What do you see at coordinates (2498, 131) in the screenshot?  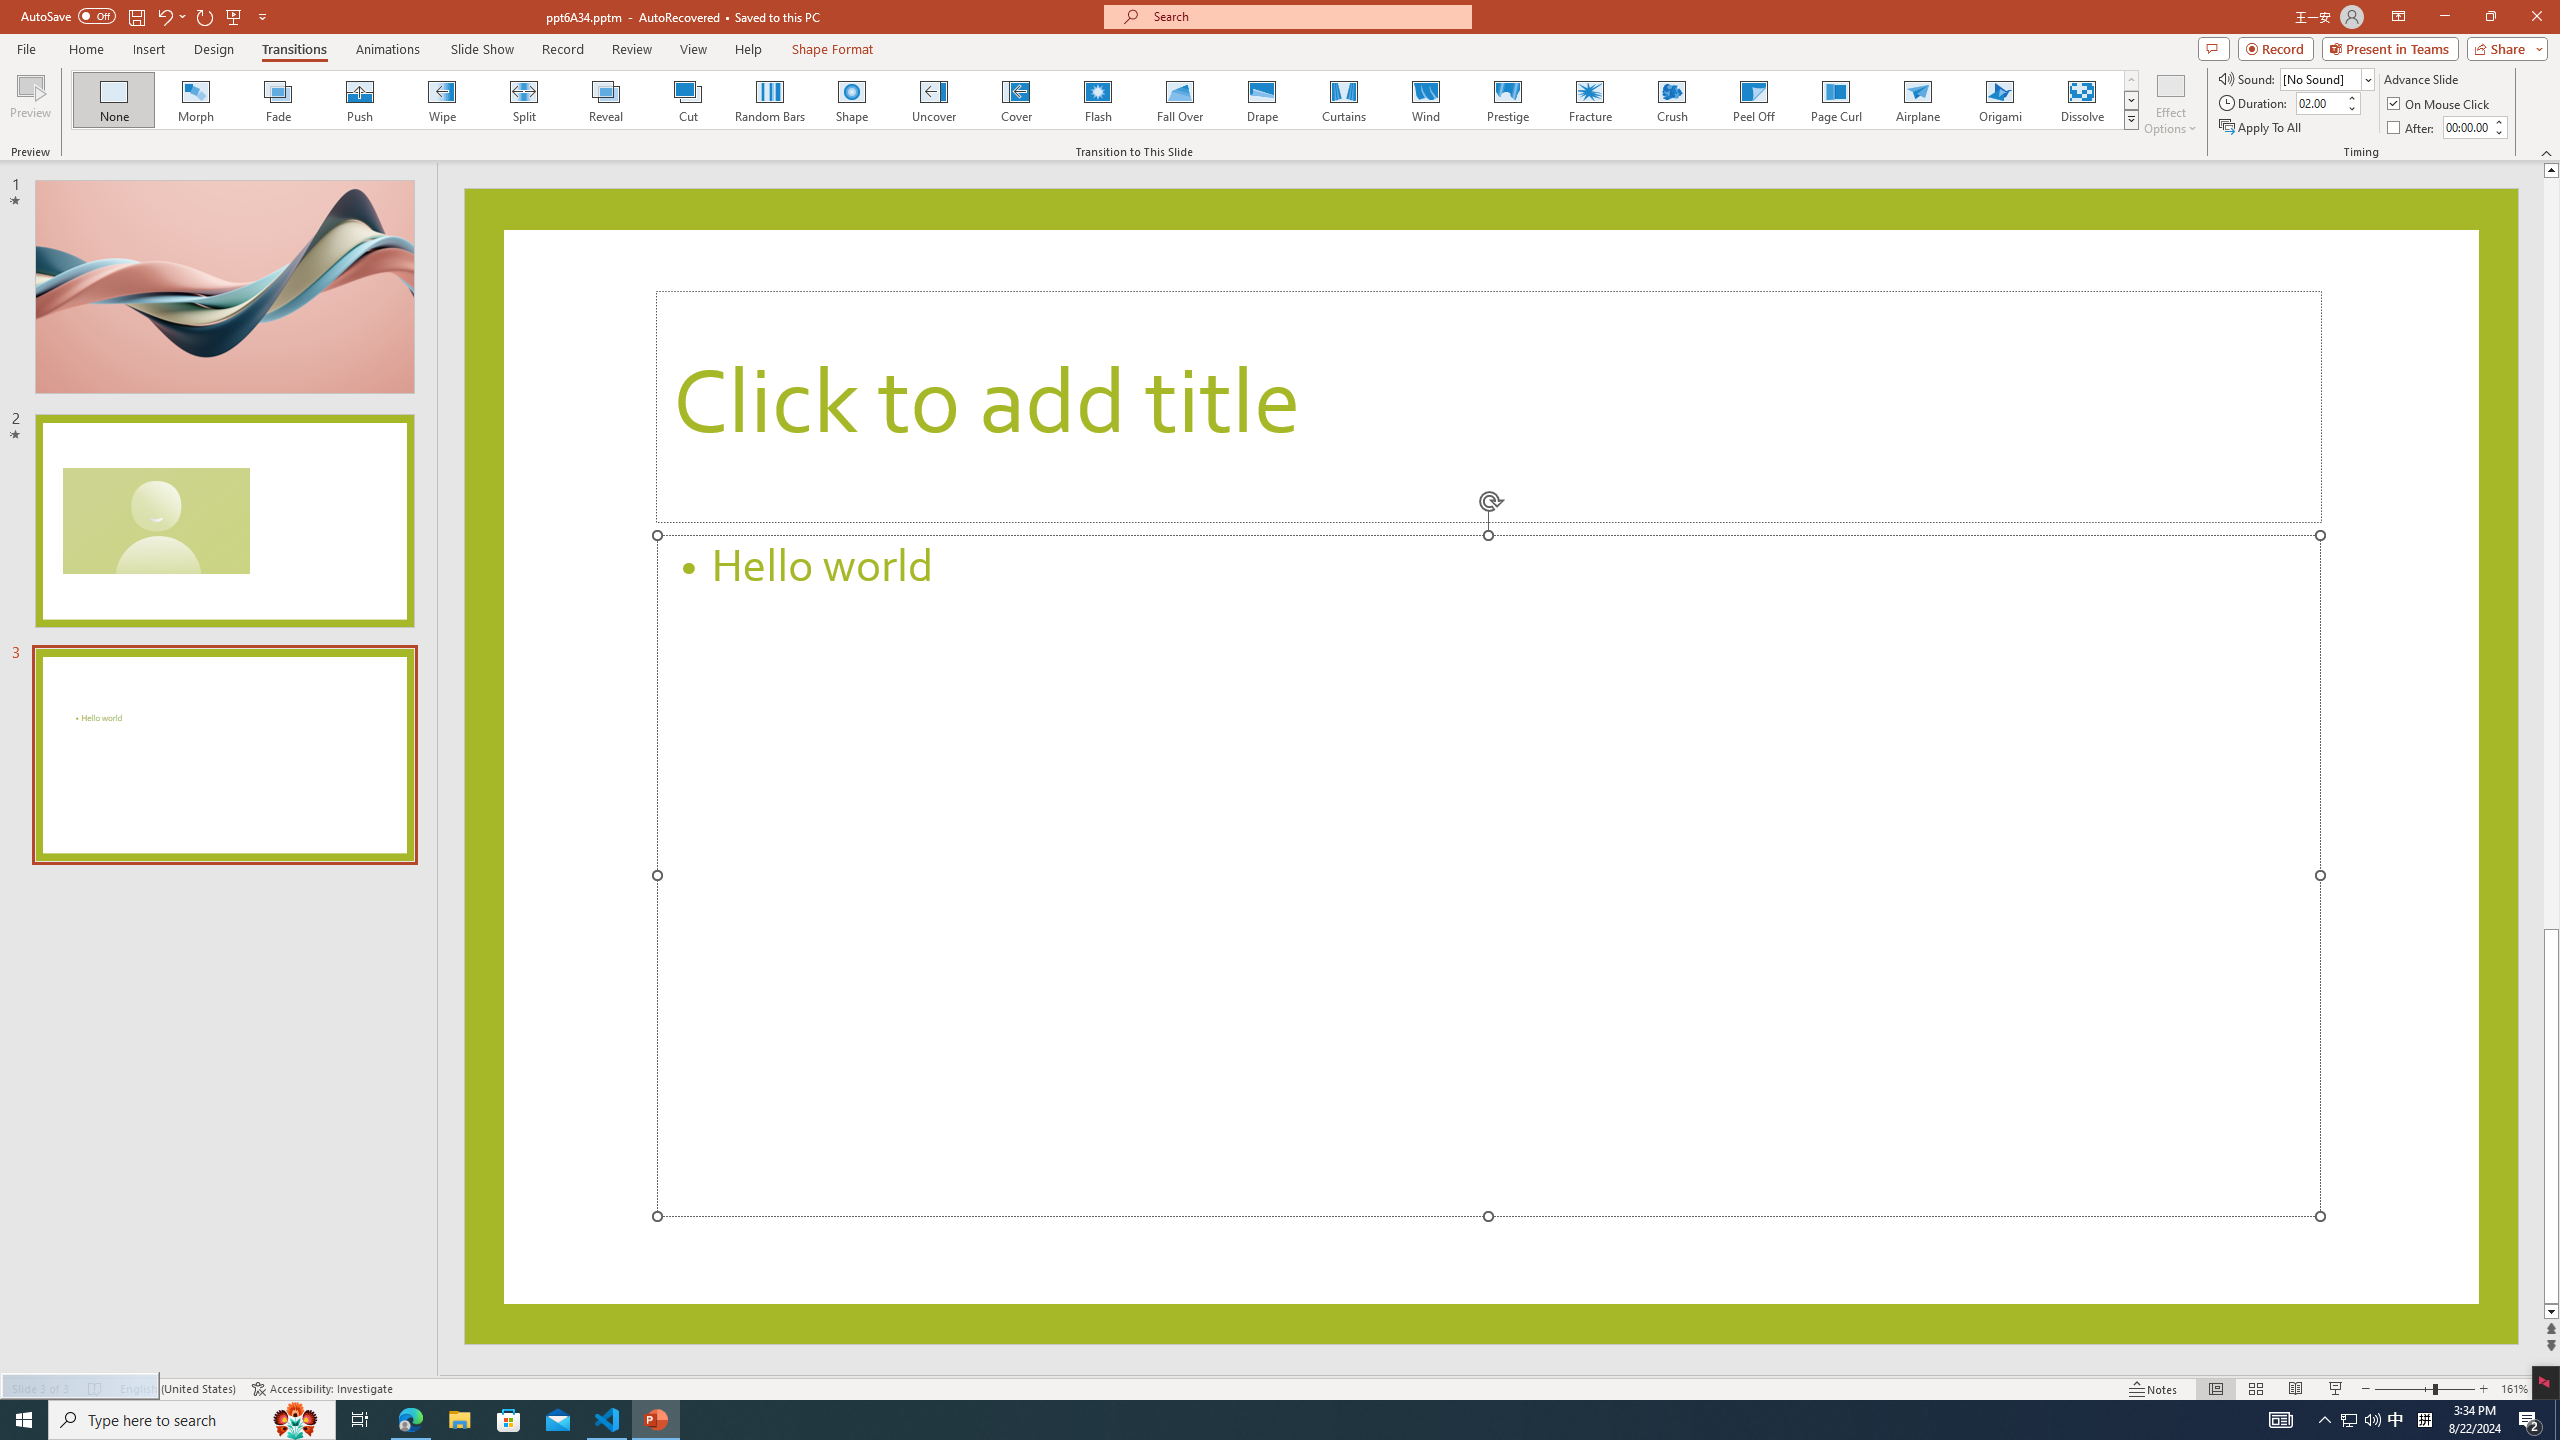 I see `'Less'` at bounding box center [2498, 131].